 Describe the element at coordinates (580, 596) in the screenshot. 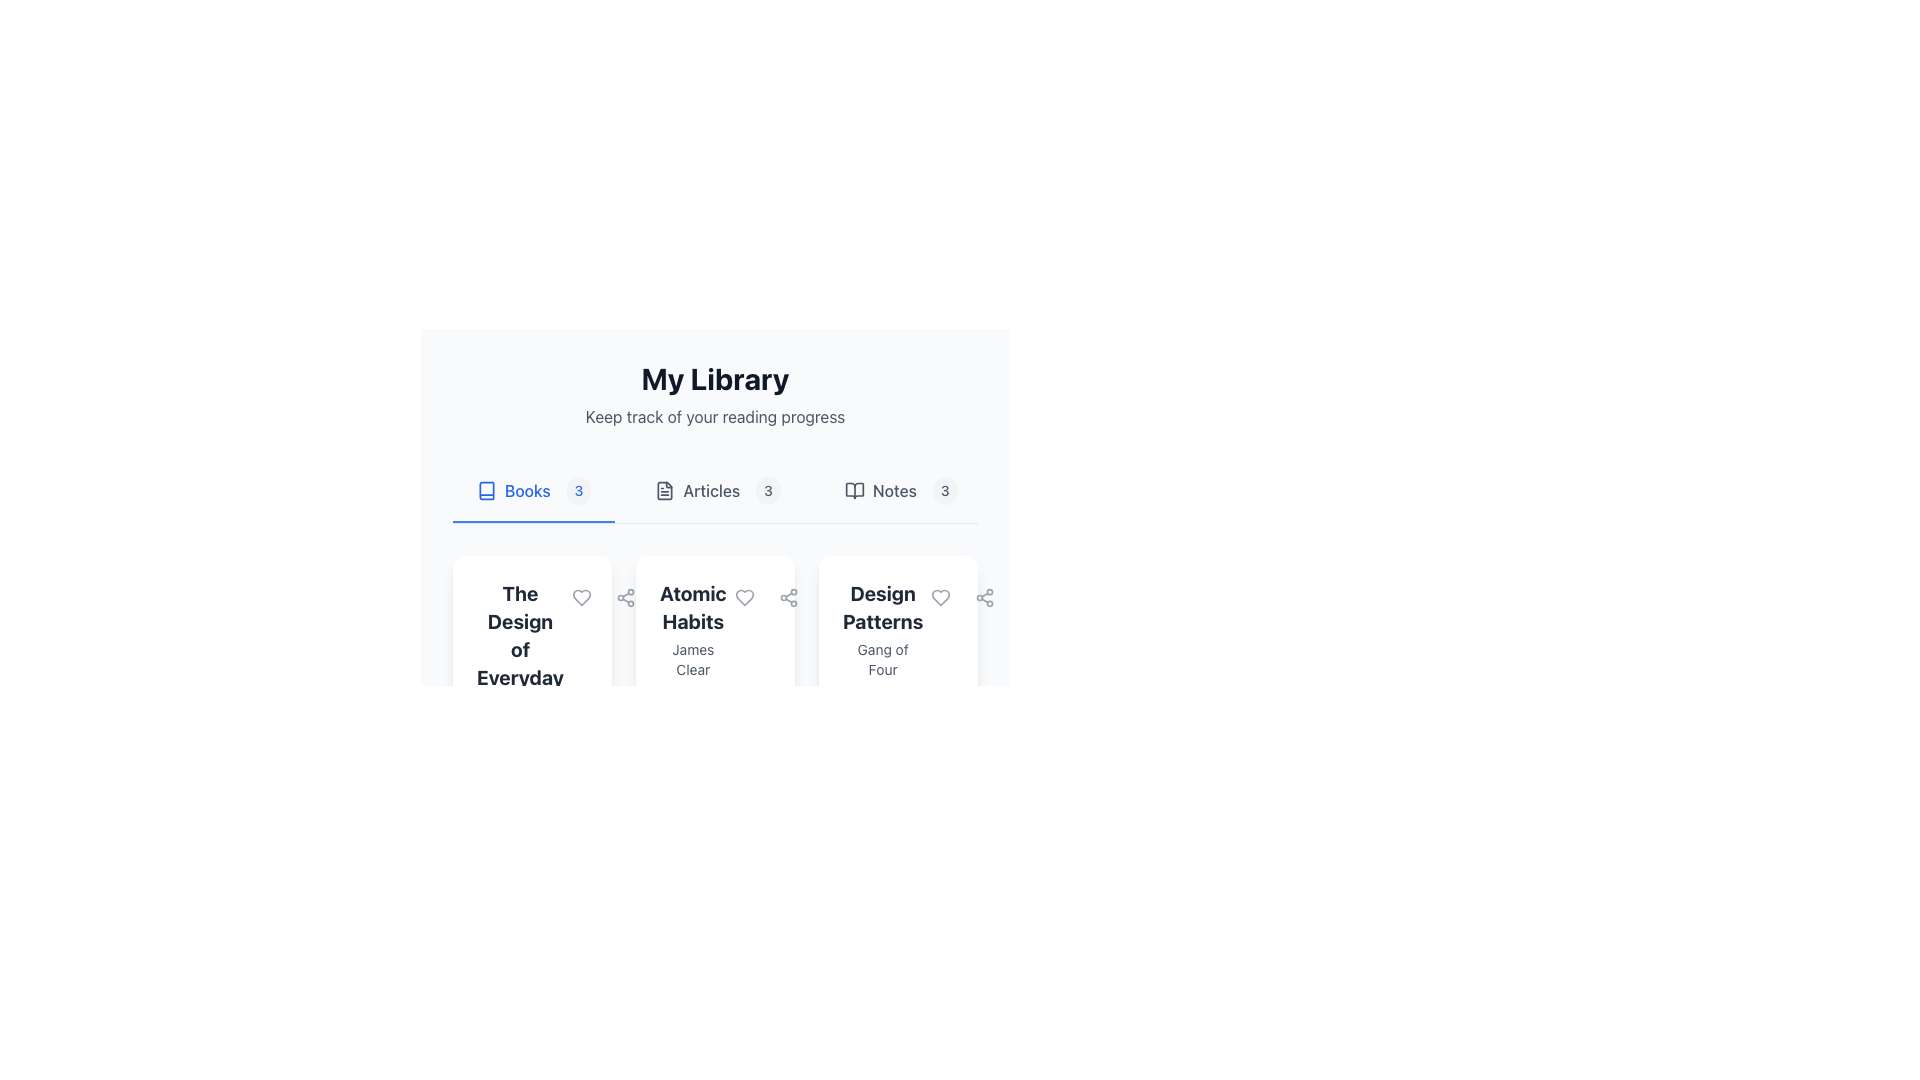

I see `the heart-shaped icon button located in the top-right section of the first book card under the 'Books' tab` at that location.